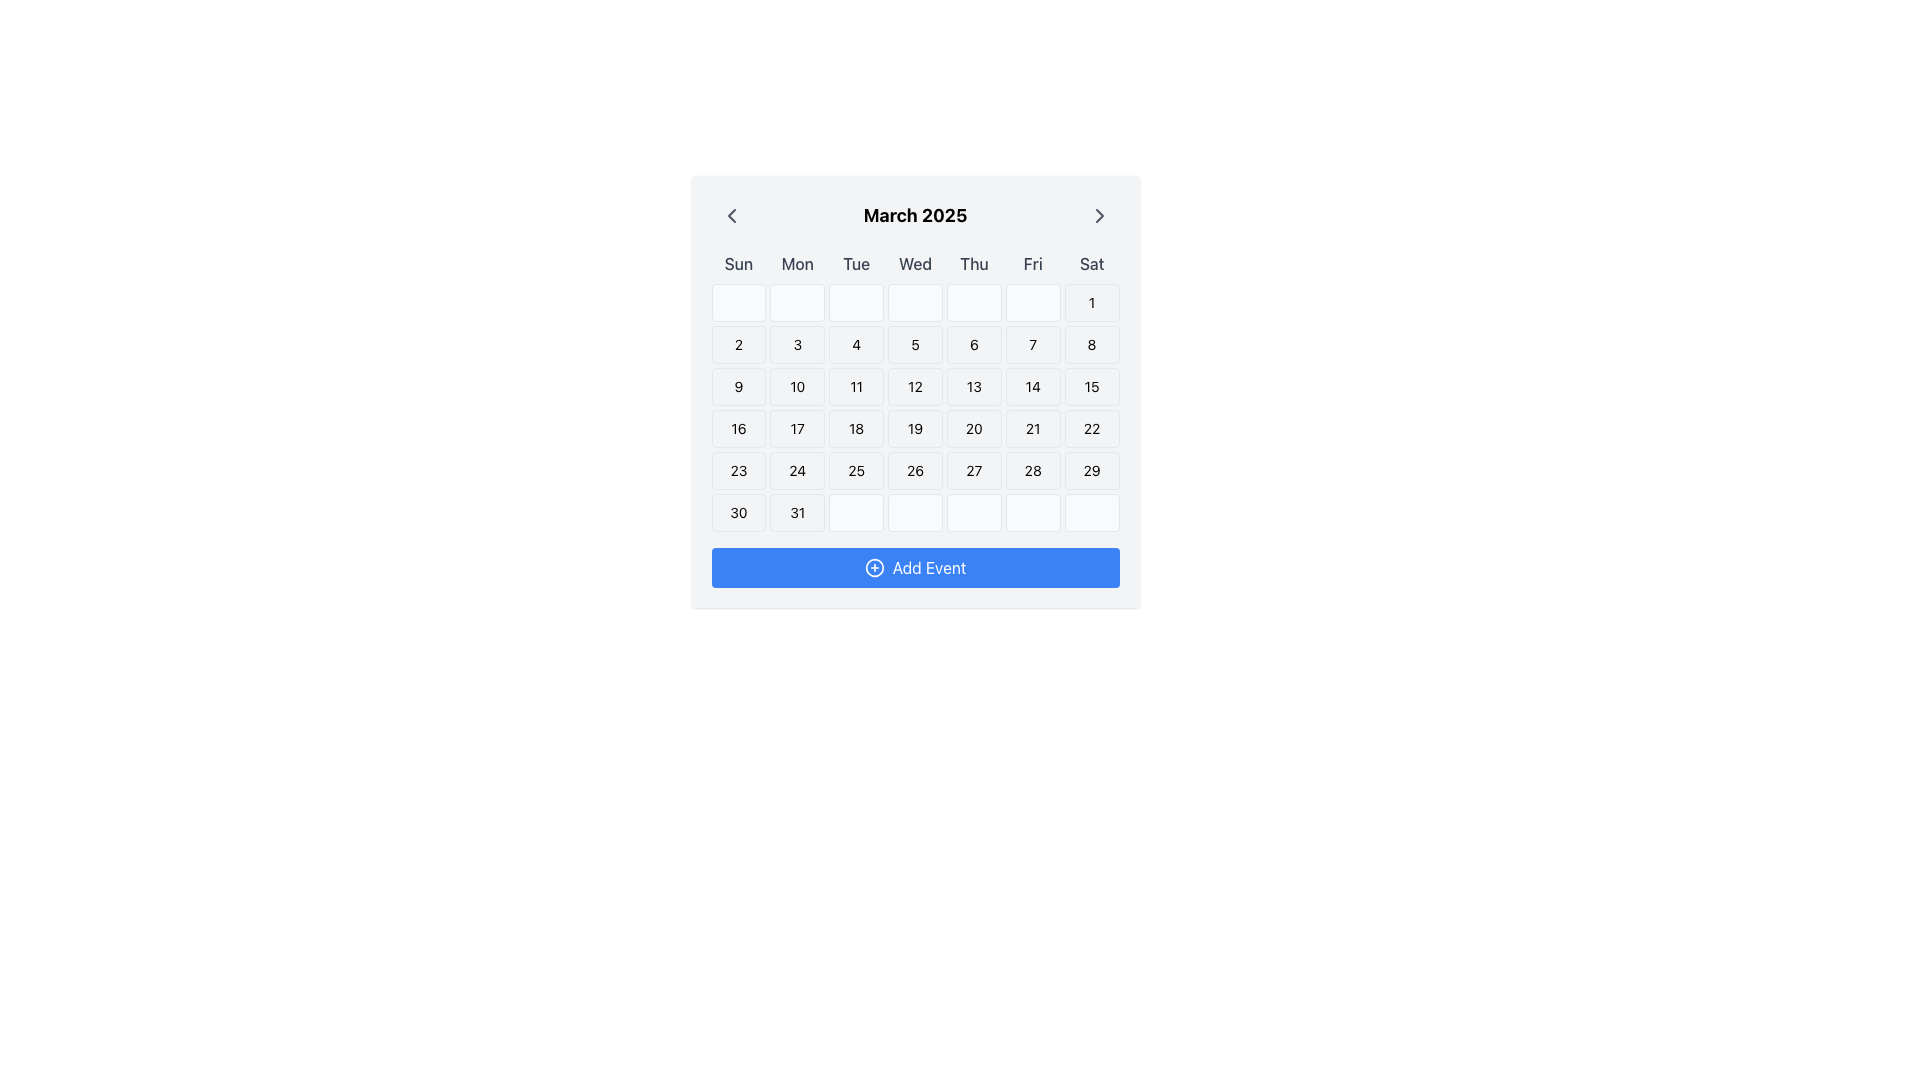 This screenshot has width=1920, height=1080. What do you see at coordinates (856, 470) in the screenshot?
I see `the calendar button representing the 25th day` at bounding box center [856, 470].